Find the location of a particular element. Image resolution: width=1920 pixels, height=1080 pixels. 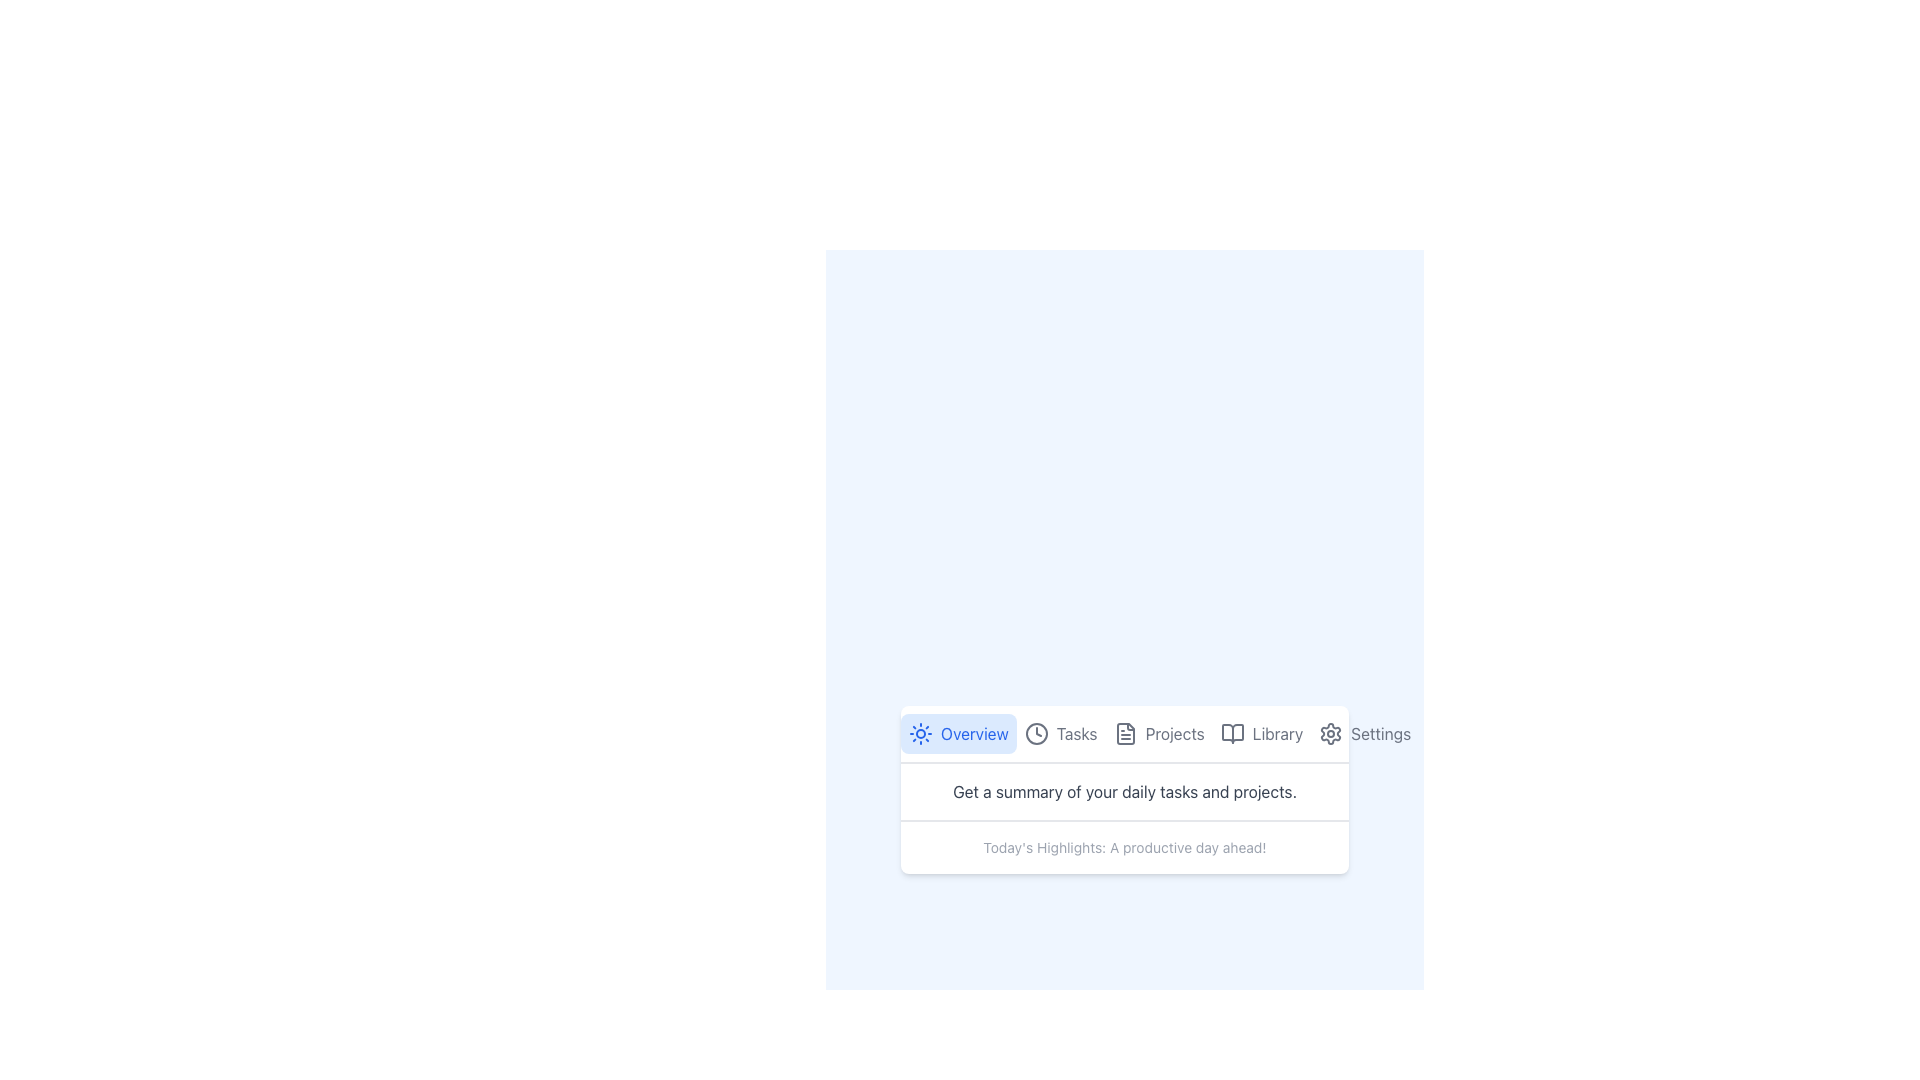

the Text Label that displays 'Today's Highlights: A productive day ahead!', which is styled in a smaller gray font and located beneath the main informational text is located at coordinates (1124, 848).